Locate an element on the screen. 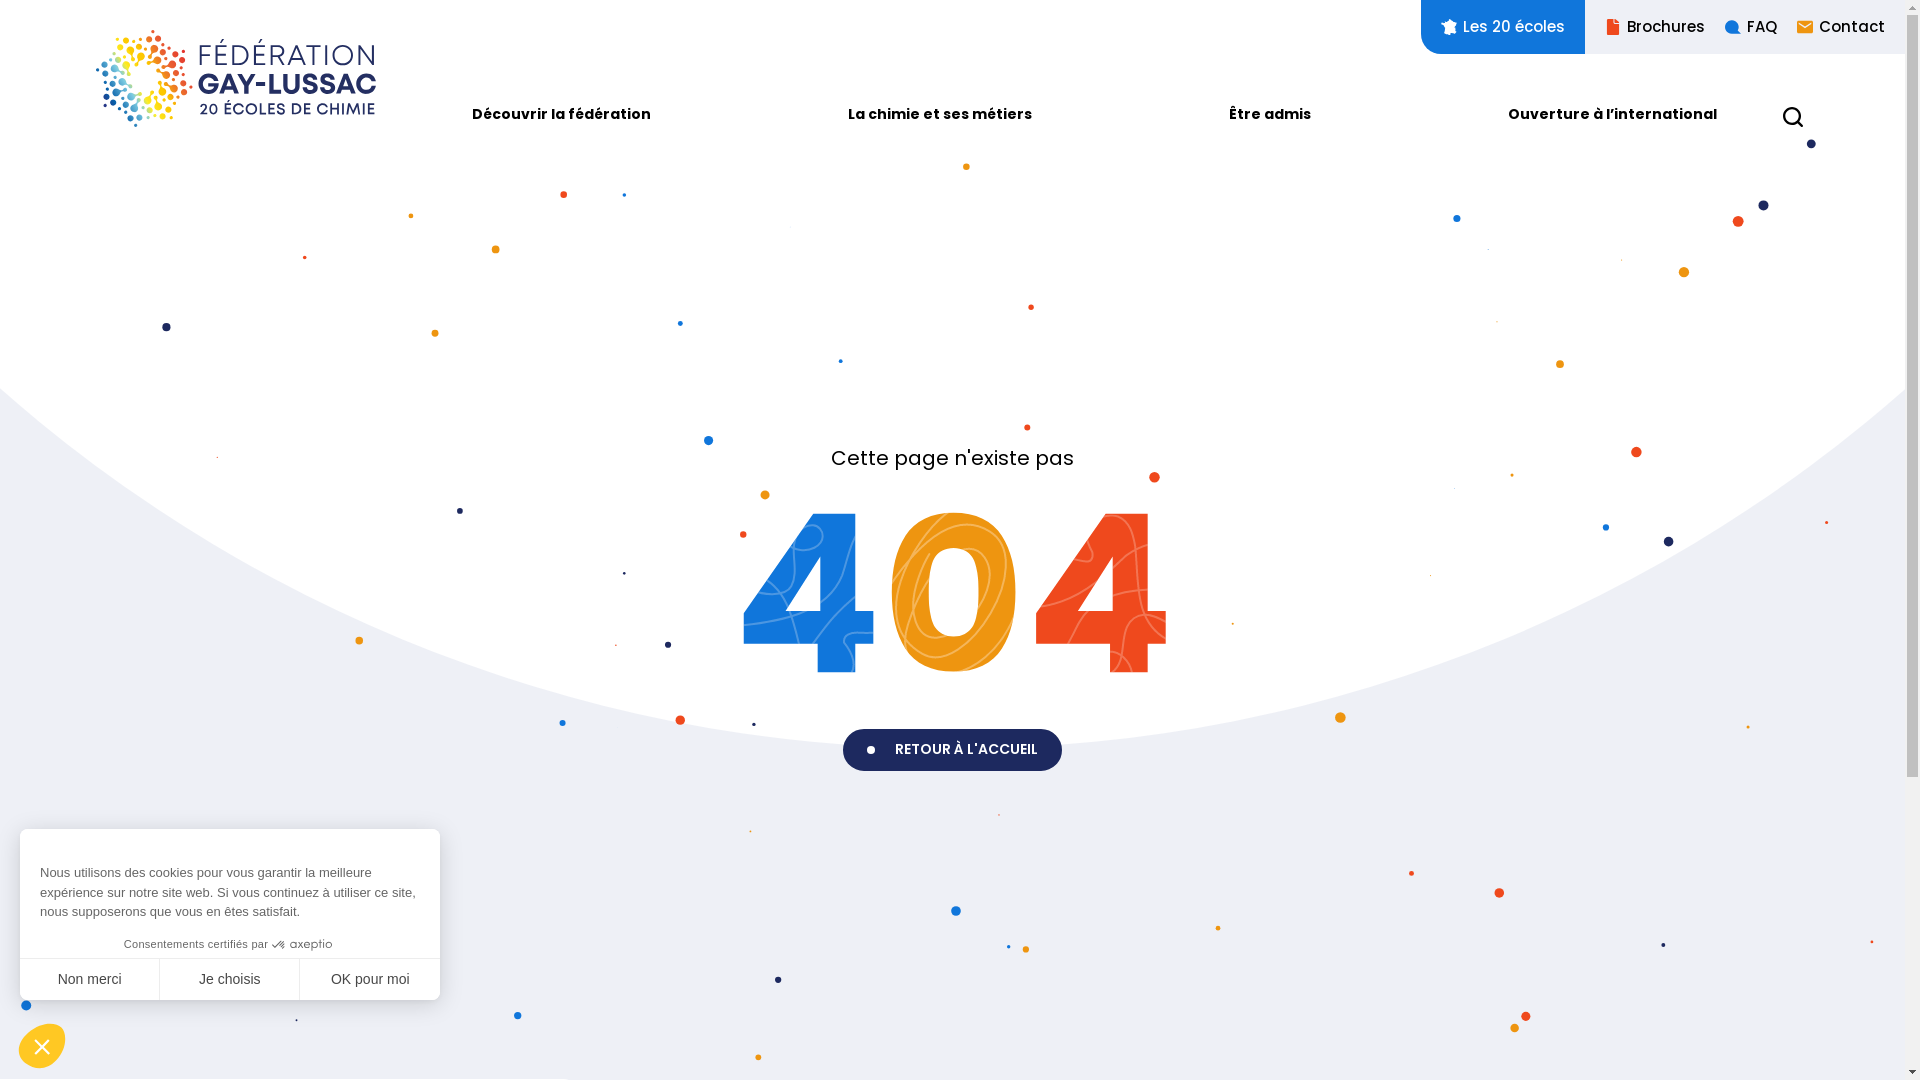 The height and width of the screenshot is (1080, 1920). 'Contact' is located at coordinates (1830, 27).